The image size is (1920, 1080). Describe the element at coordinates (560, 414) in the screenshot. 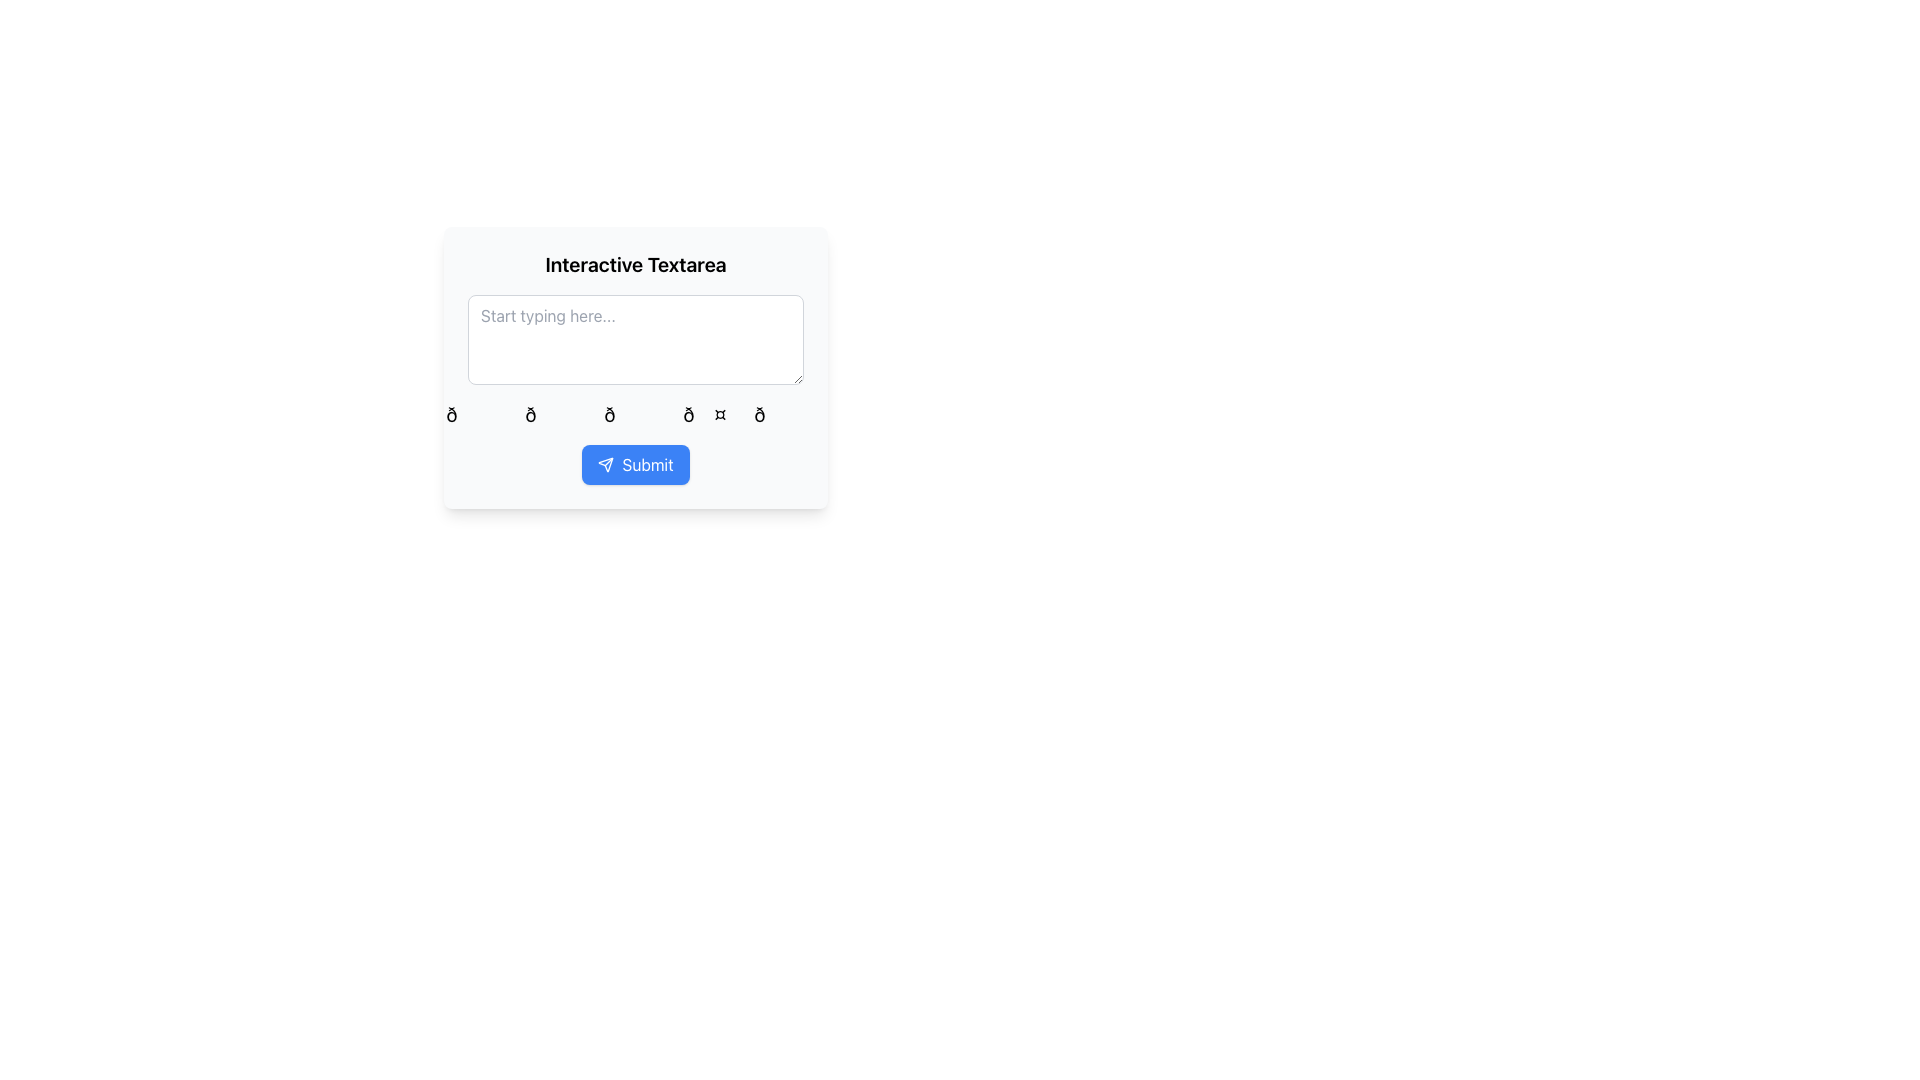

I see `the second emoji from the left in the horizontal list to get more information` at that location.